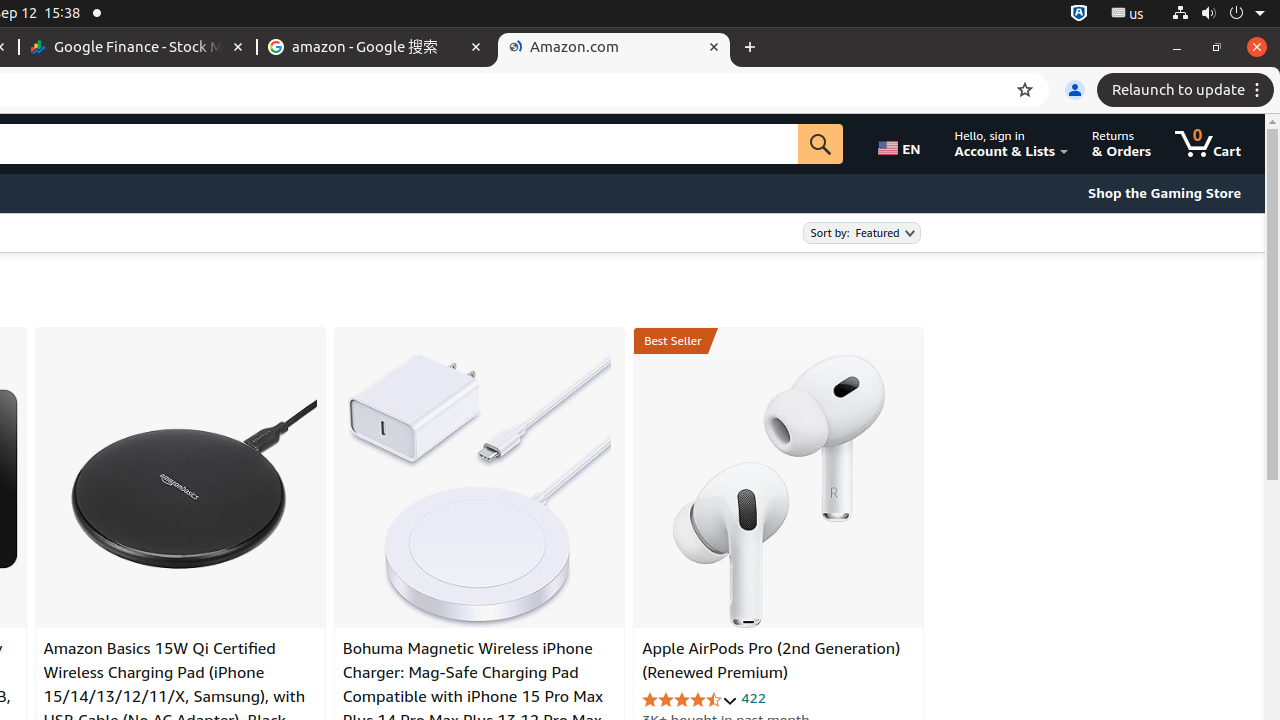 Image resolution: width=1280 pixels, height=720 pixels. I want to click on '422', so click(752, 696).